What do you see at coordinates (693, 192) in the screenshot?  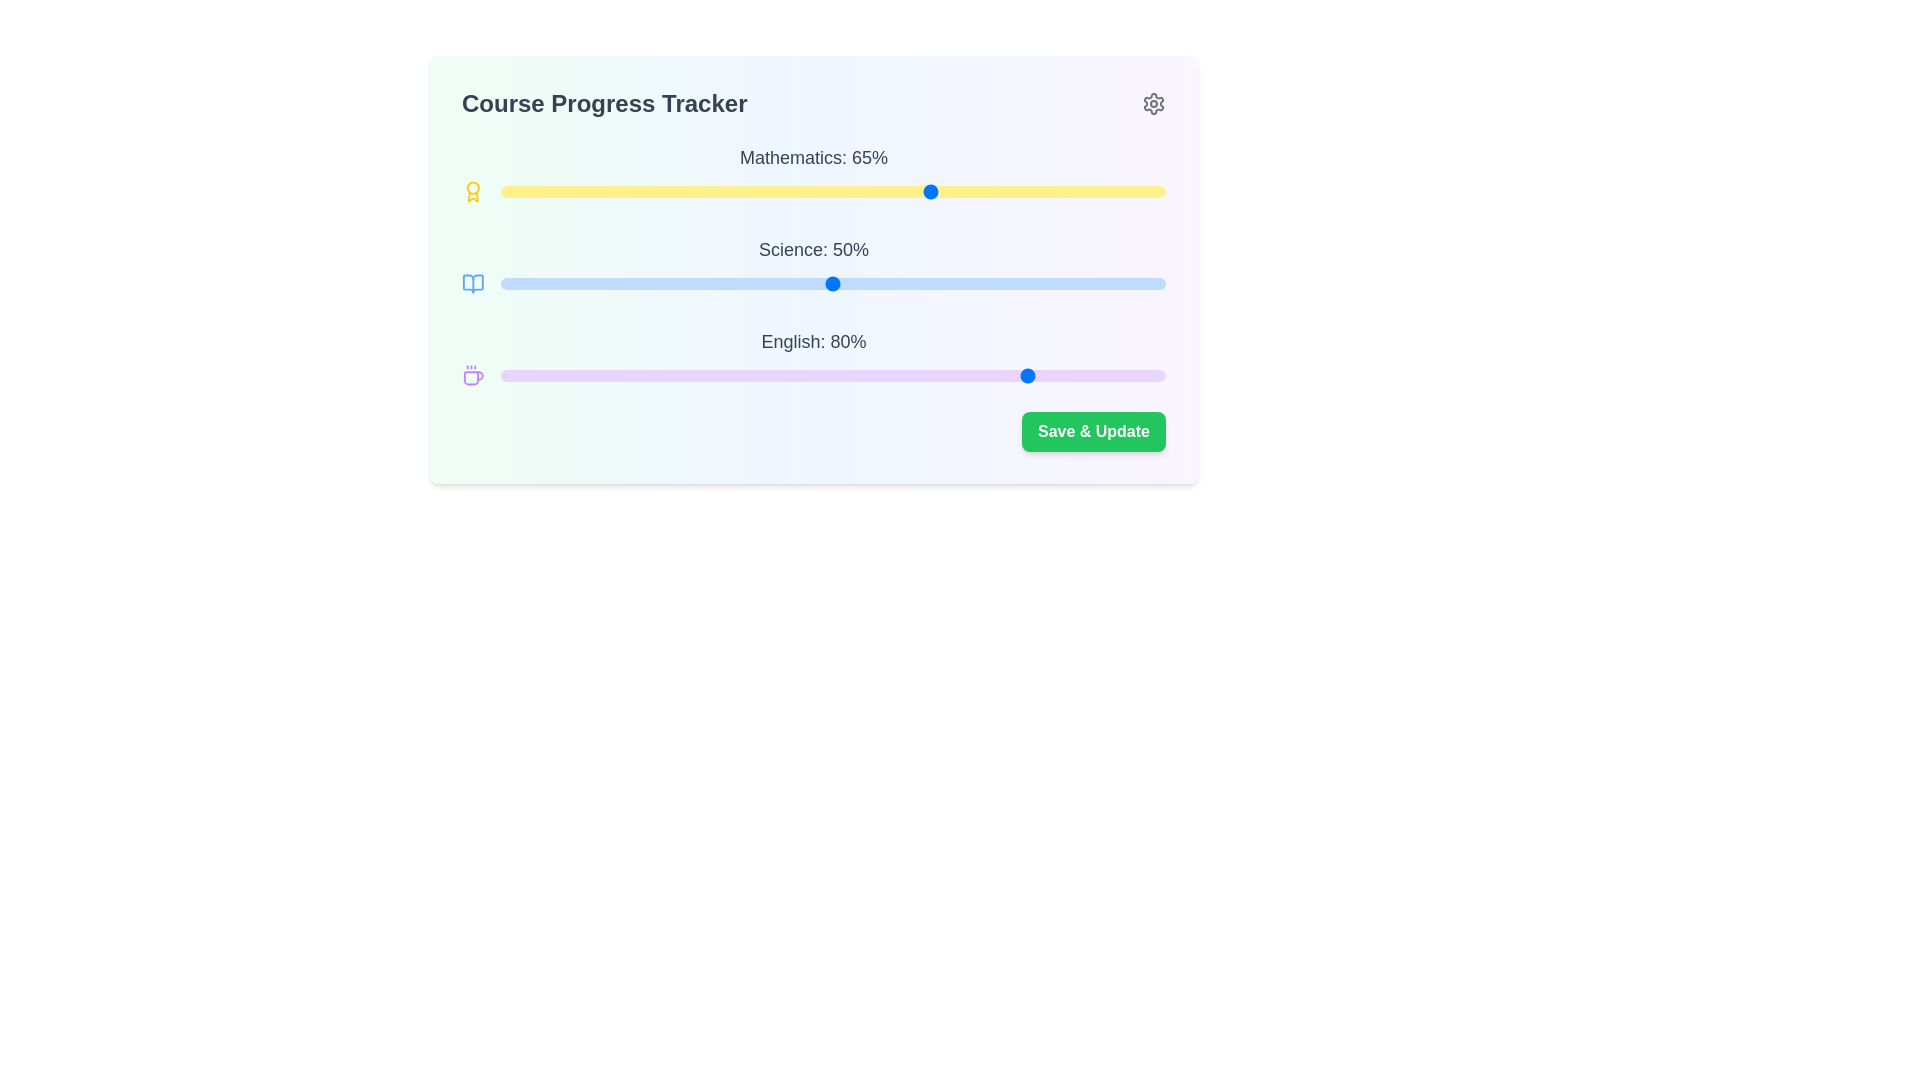 I see `the mathematics progress` at bounding box center [693, 192].